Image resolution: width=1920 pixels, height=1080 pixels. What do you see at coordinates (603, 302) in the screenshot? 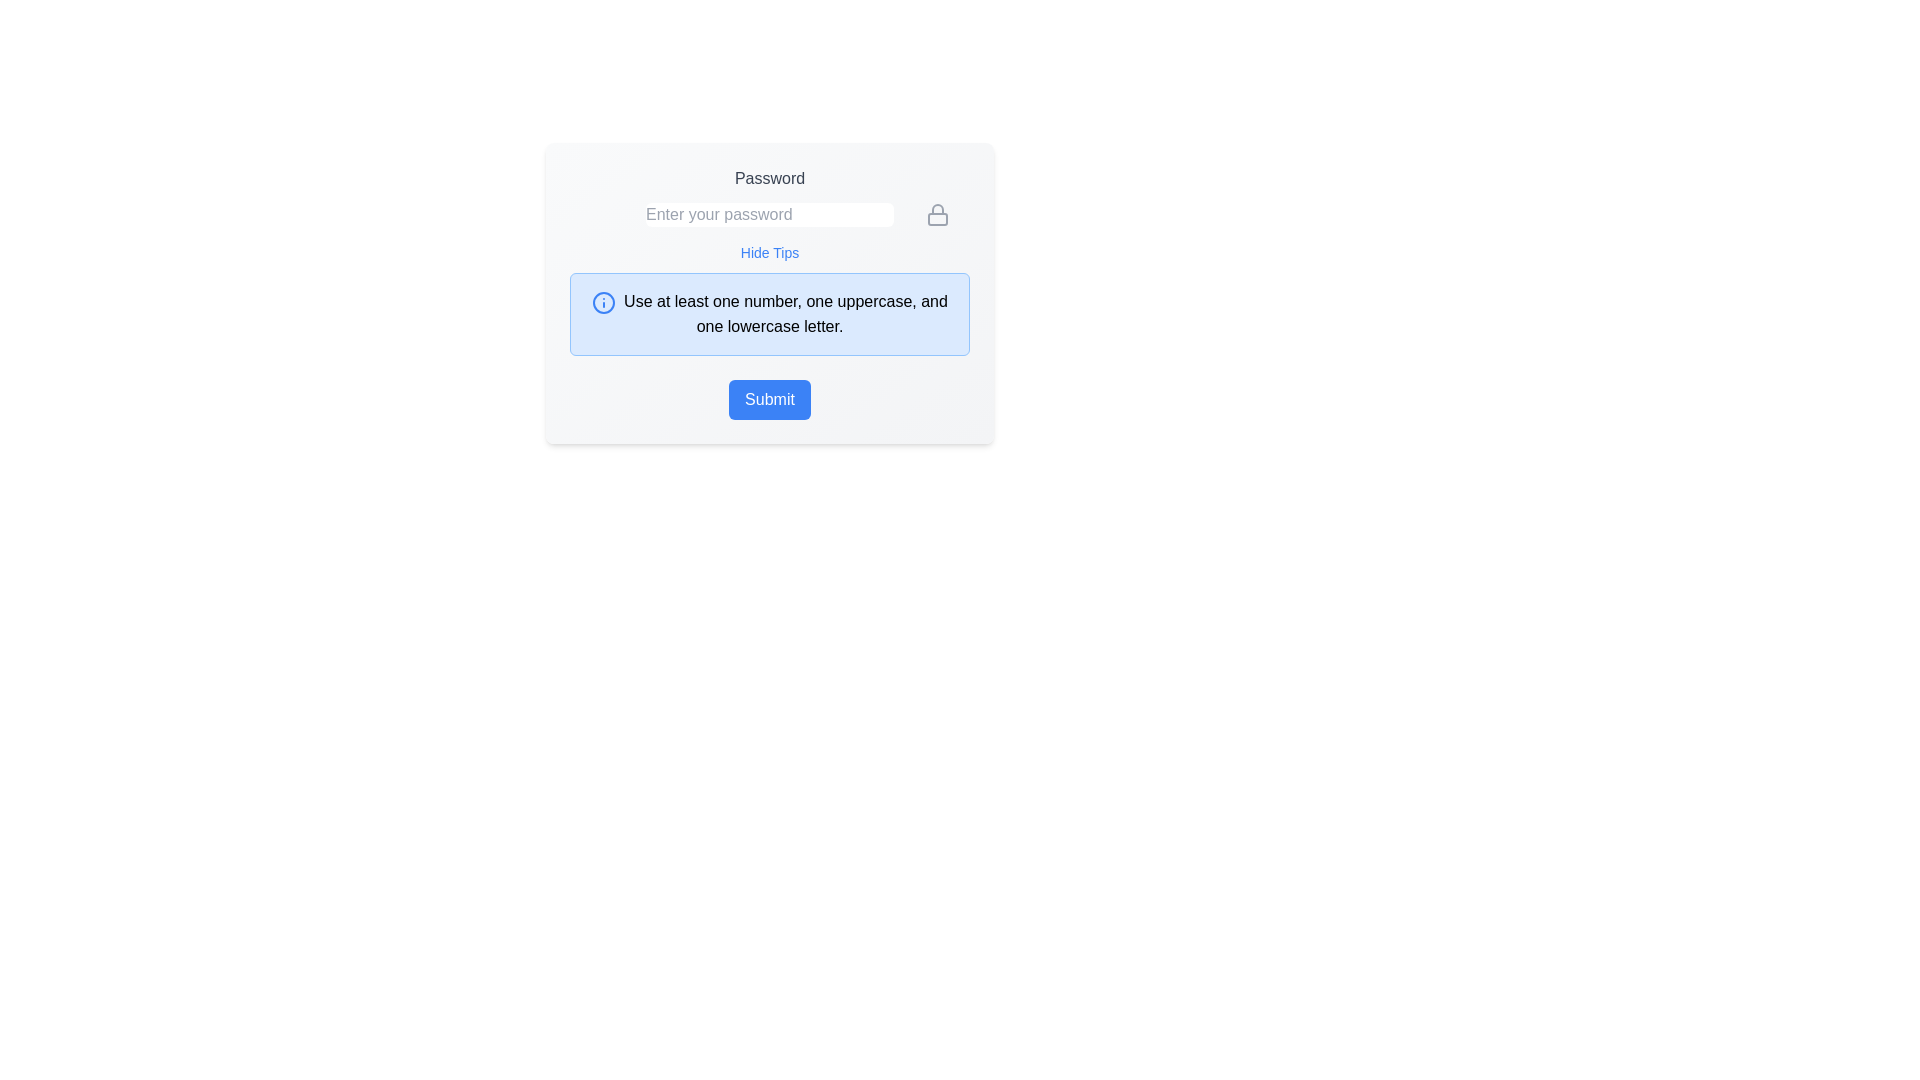
I see `the circular icon that indicates additional information about password requirements by moving the cursor to its center` at bounding box center [603, 302].